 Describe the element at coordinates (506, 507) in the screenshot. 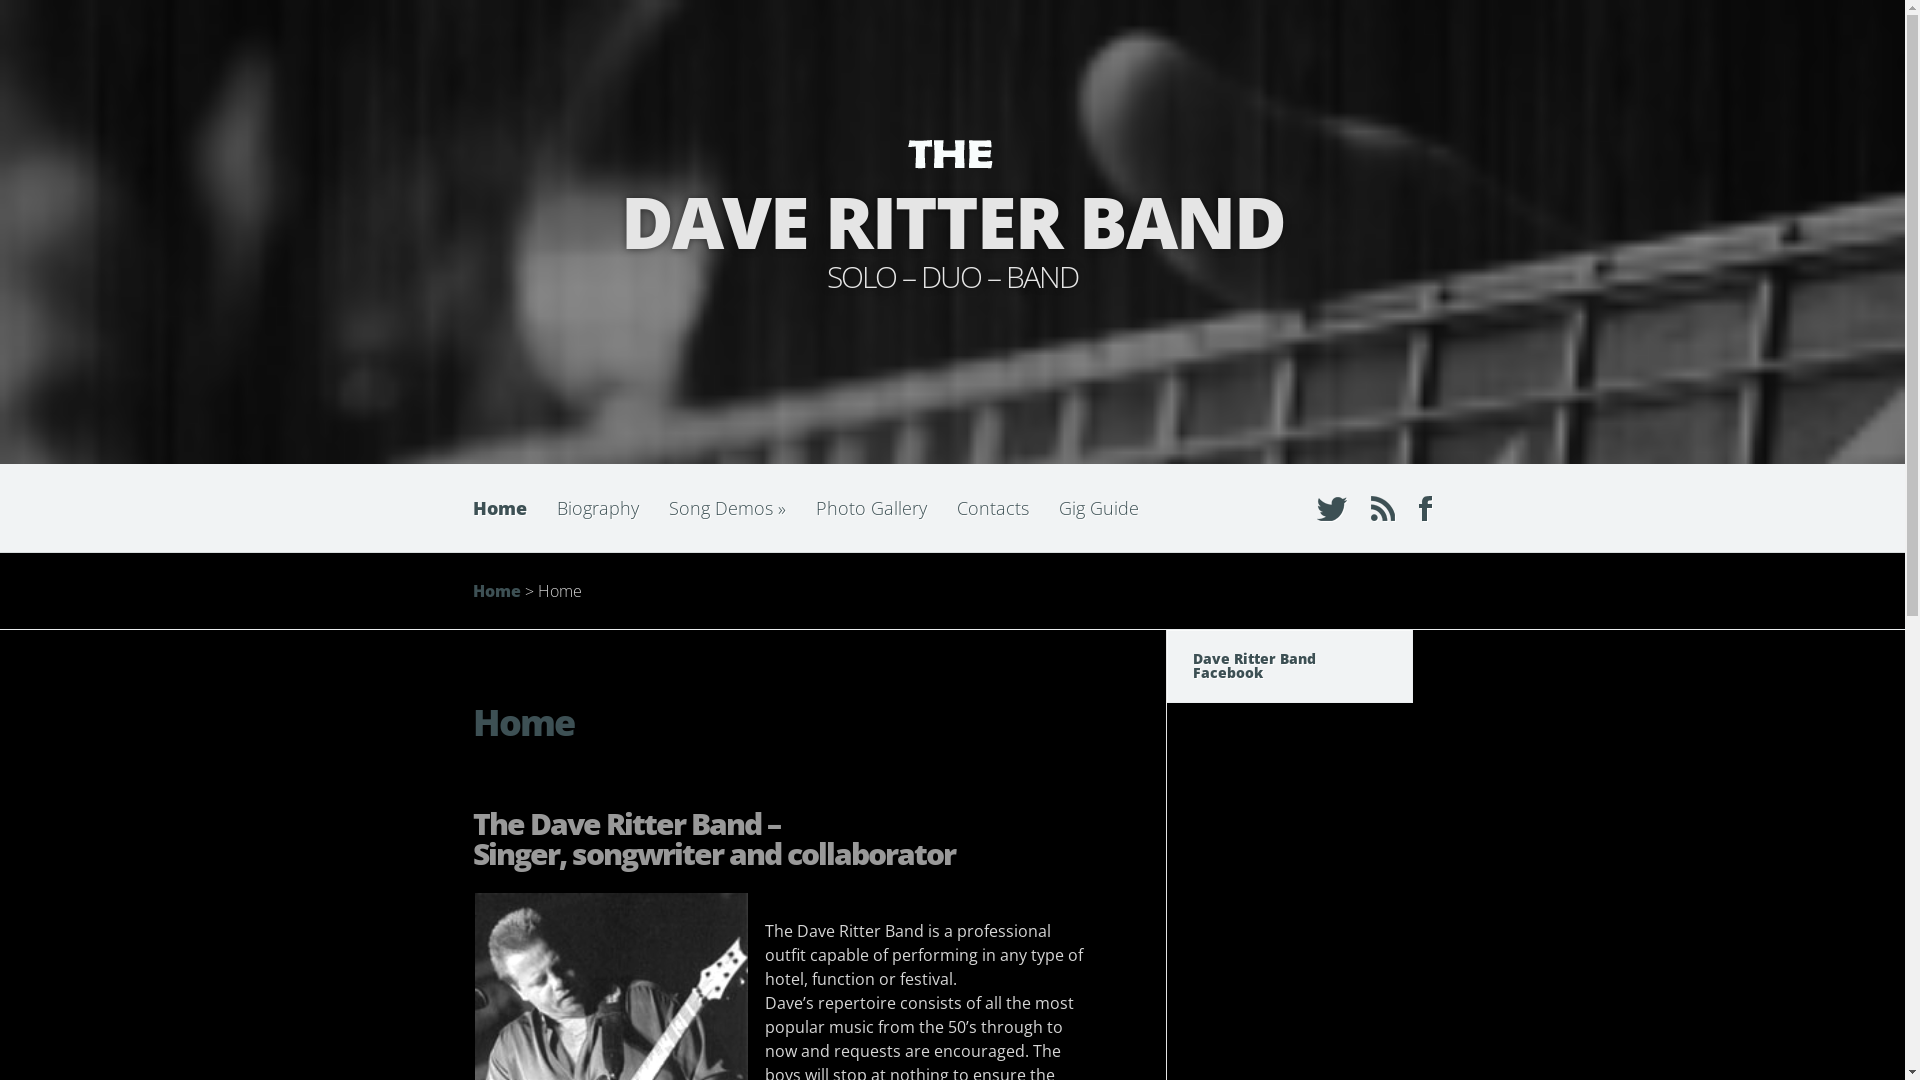

I see `'Home'` at that location.